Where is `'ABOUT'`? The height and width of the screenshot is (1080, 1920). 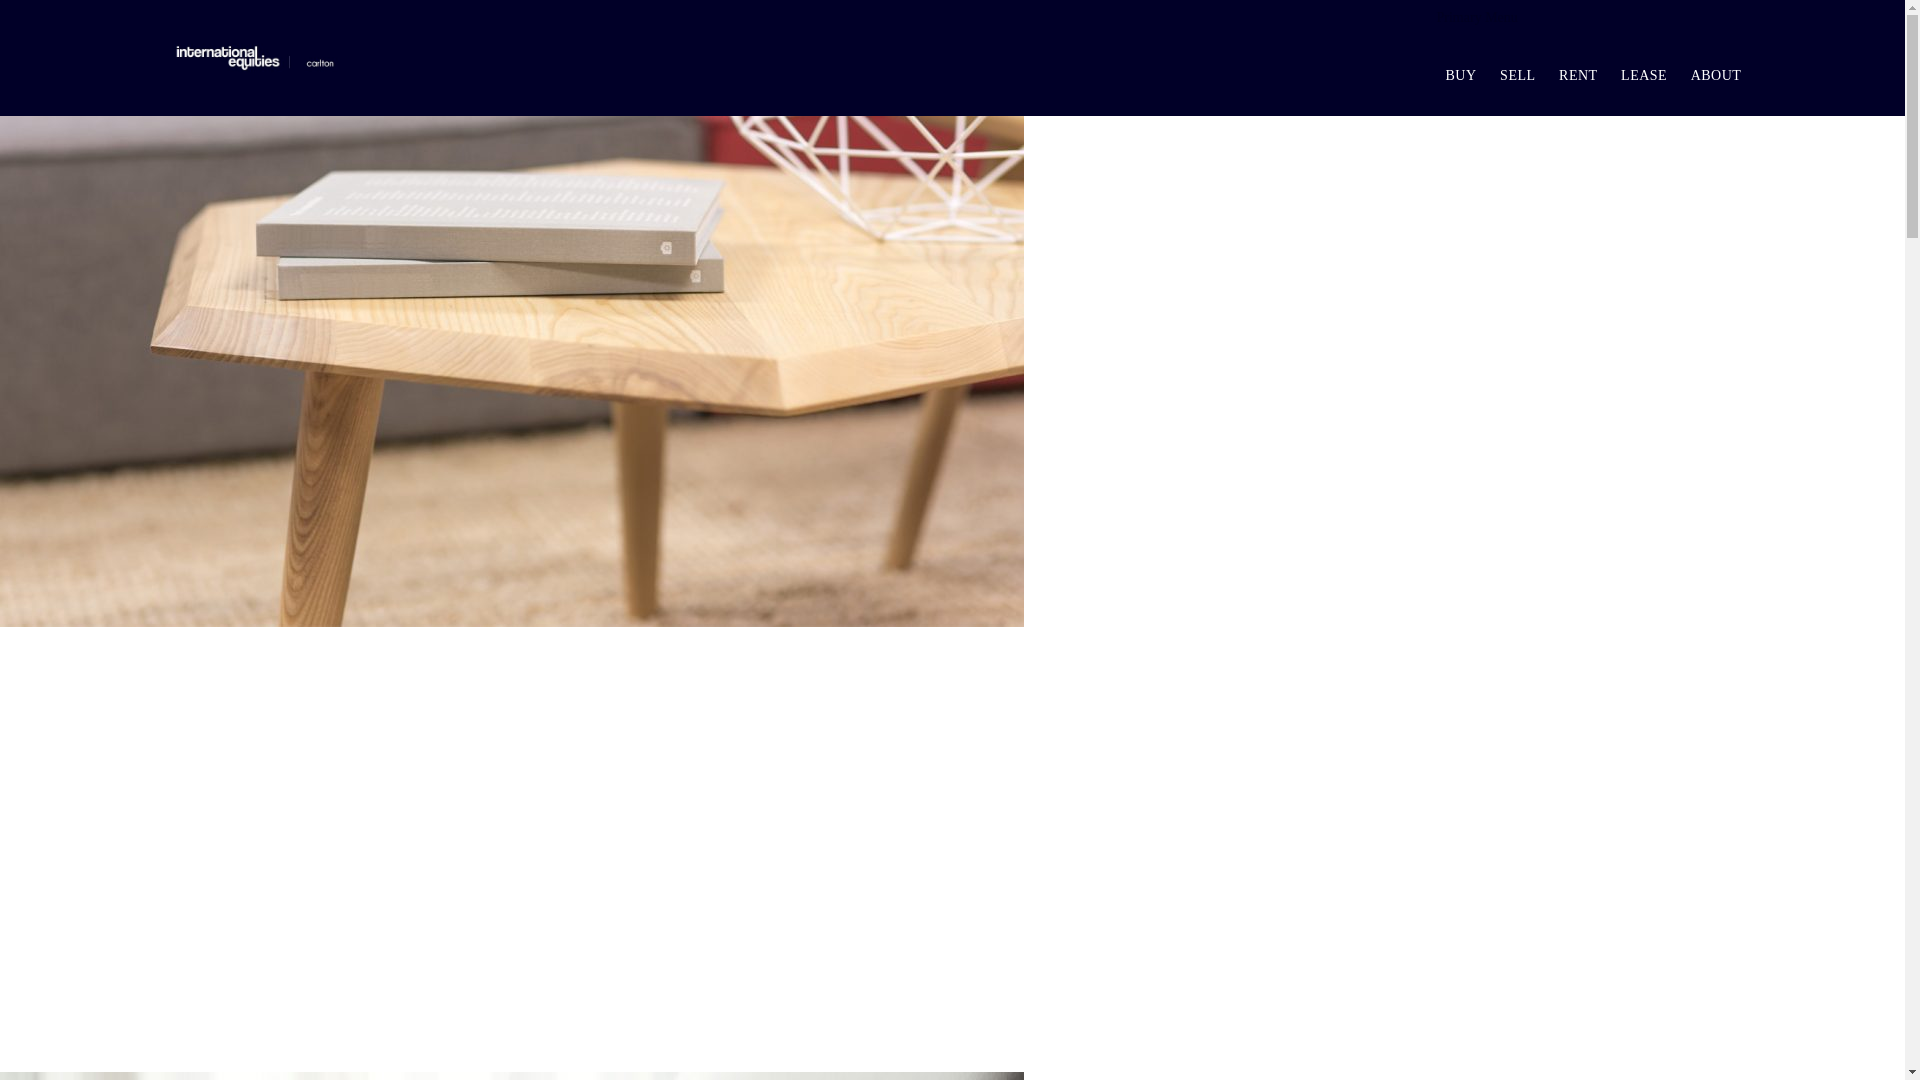 'ABOUT' is located at coordinates (1715, 75).